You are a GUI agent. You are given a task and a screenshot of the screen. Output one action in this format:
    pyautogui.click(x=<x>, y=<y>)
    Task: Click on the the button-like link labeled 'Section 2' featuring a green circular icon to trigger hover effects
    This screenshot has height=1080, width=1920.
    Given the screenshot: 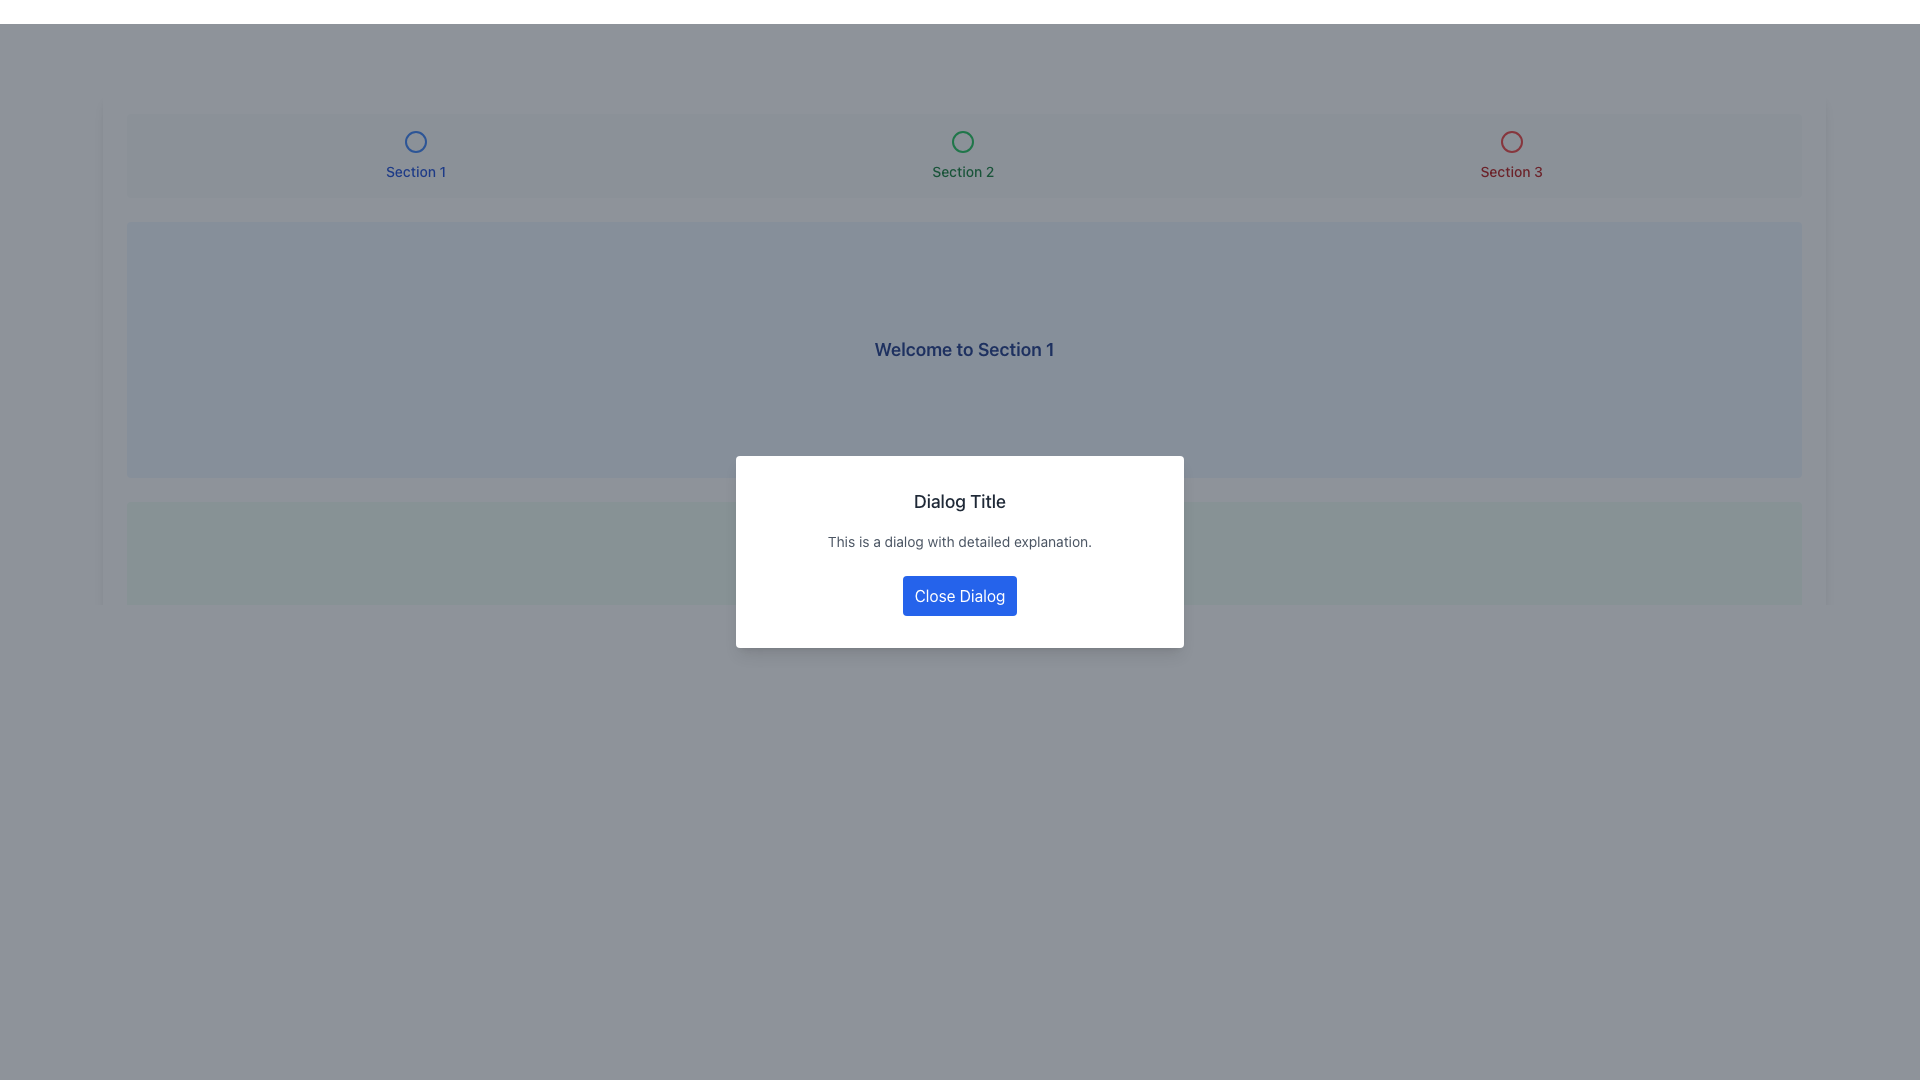 What is the action you would take?
    pyautogui.click(x=963, y=154)
    